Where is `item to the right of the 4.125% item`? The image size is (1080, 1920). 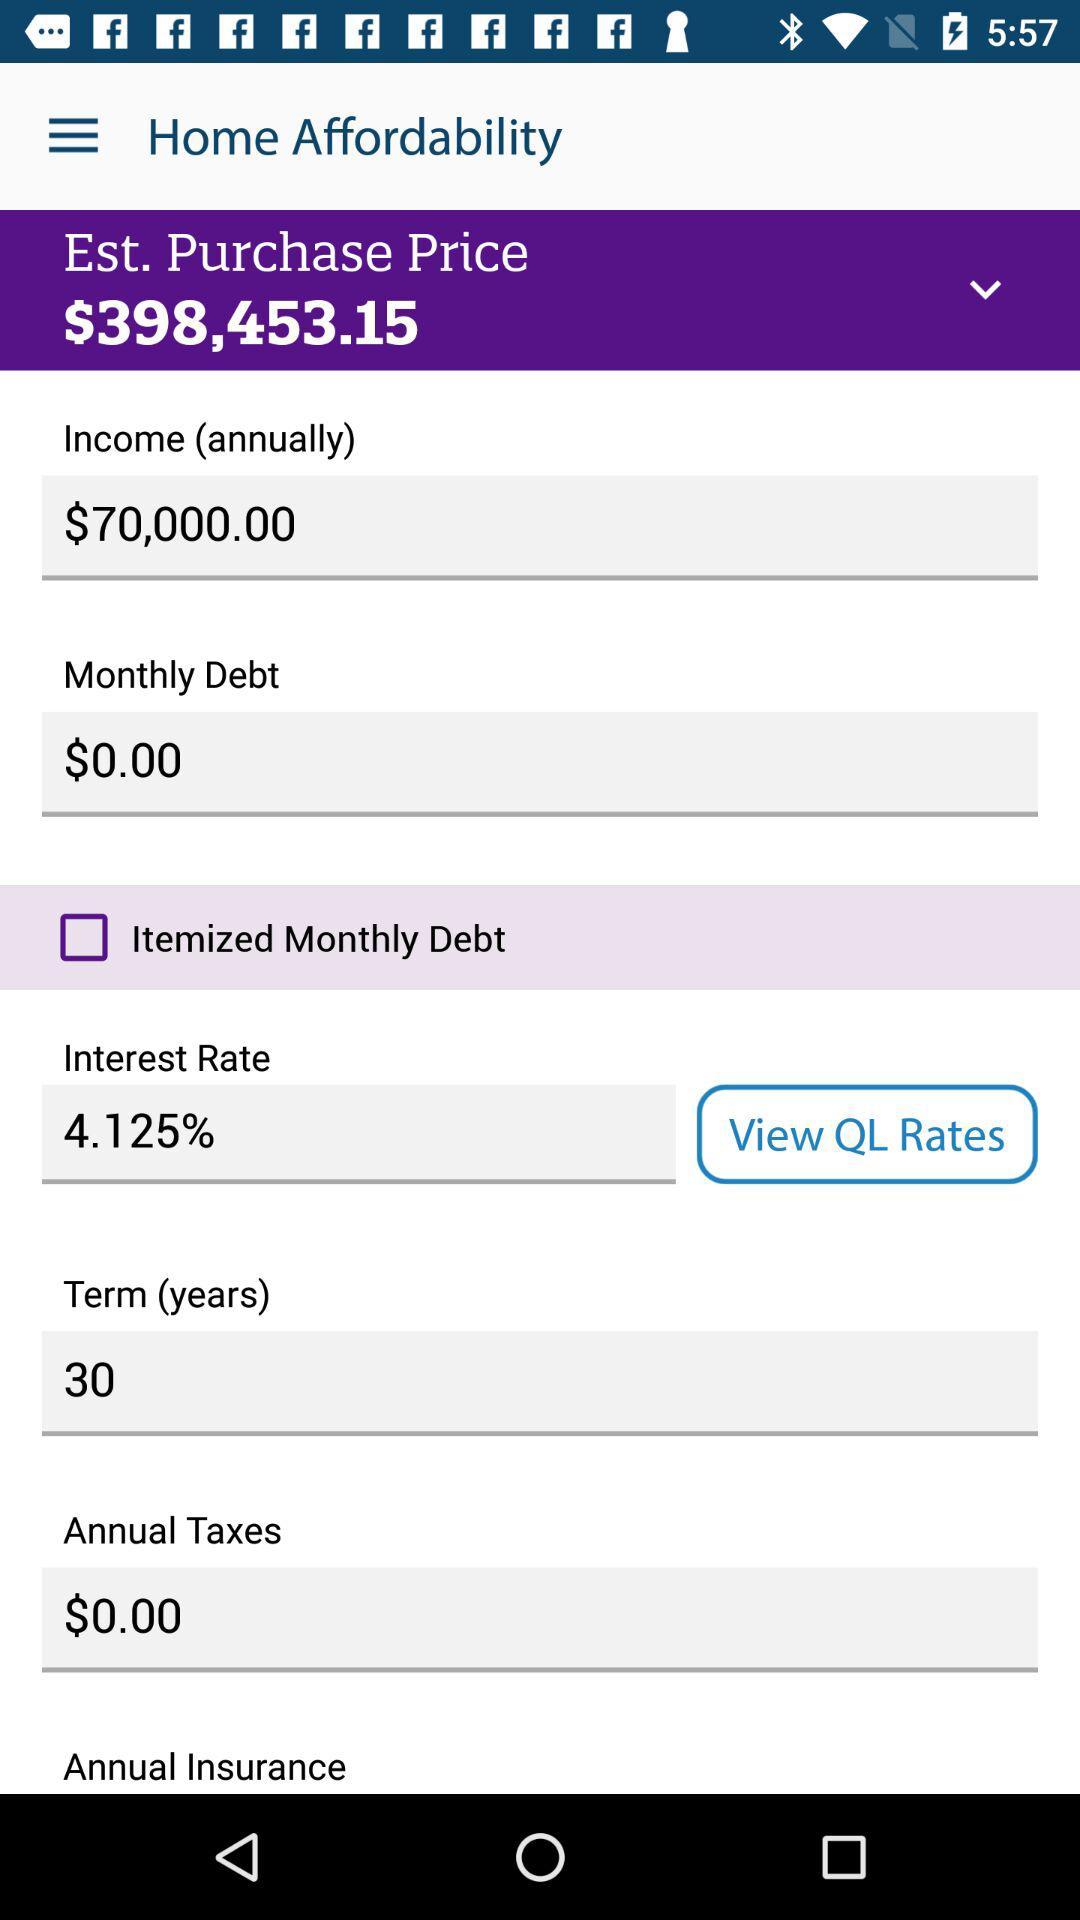 item to the right of the 4.125% item is located at coordinates (866, 1134).